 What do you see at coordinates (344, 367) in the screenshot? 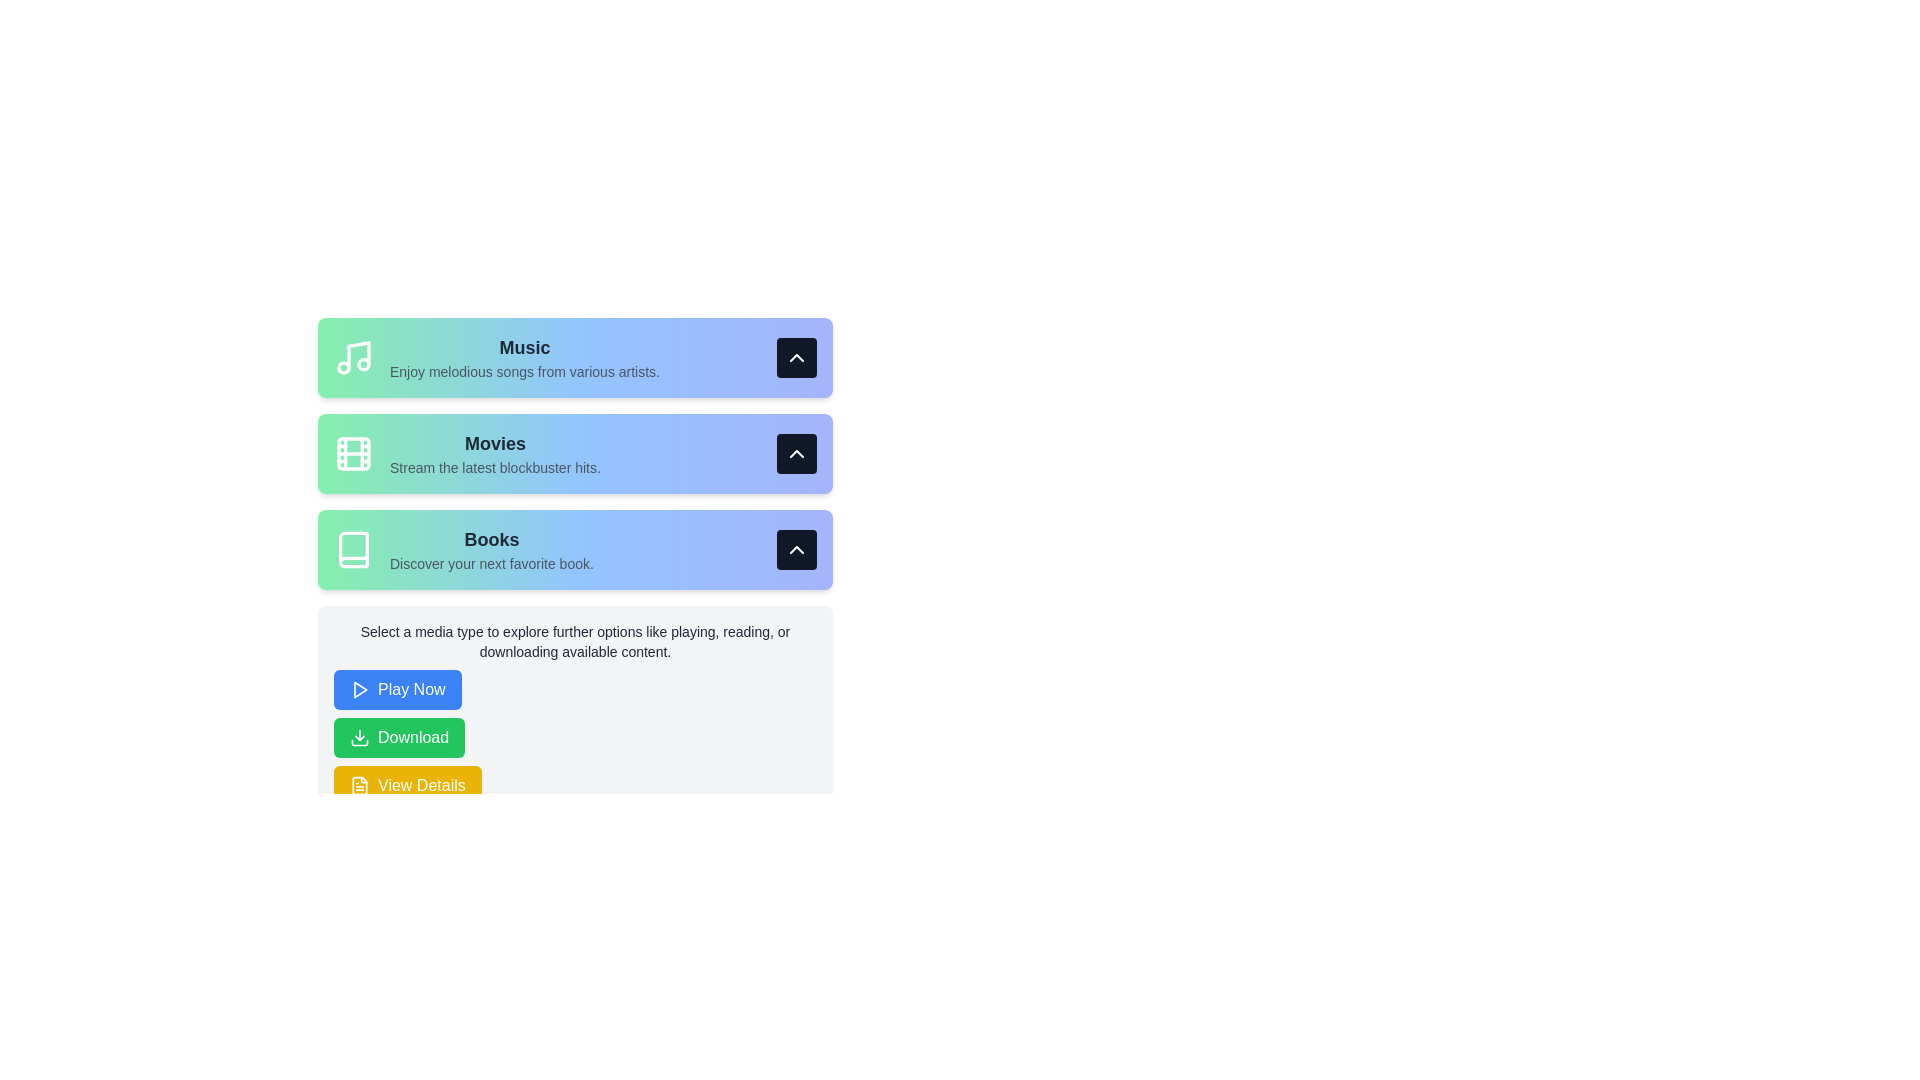
I see `small circular graphic element representing a decorative item in the music-themed card using browser developer tools` at bounding box center [344, 367].